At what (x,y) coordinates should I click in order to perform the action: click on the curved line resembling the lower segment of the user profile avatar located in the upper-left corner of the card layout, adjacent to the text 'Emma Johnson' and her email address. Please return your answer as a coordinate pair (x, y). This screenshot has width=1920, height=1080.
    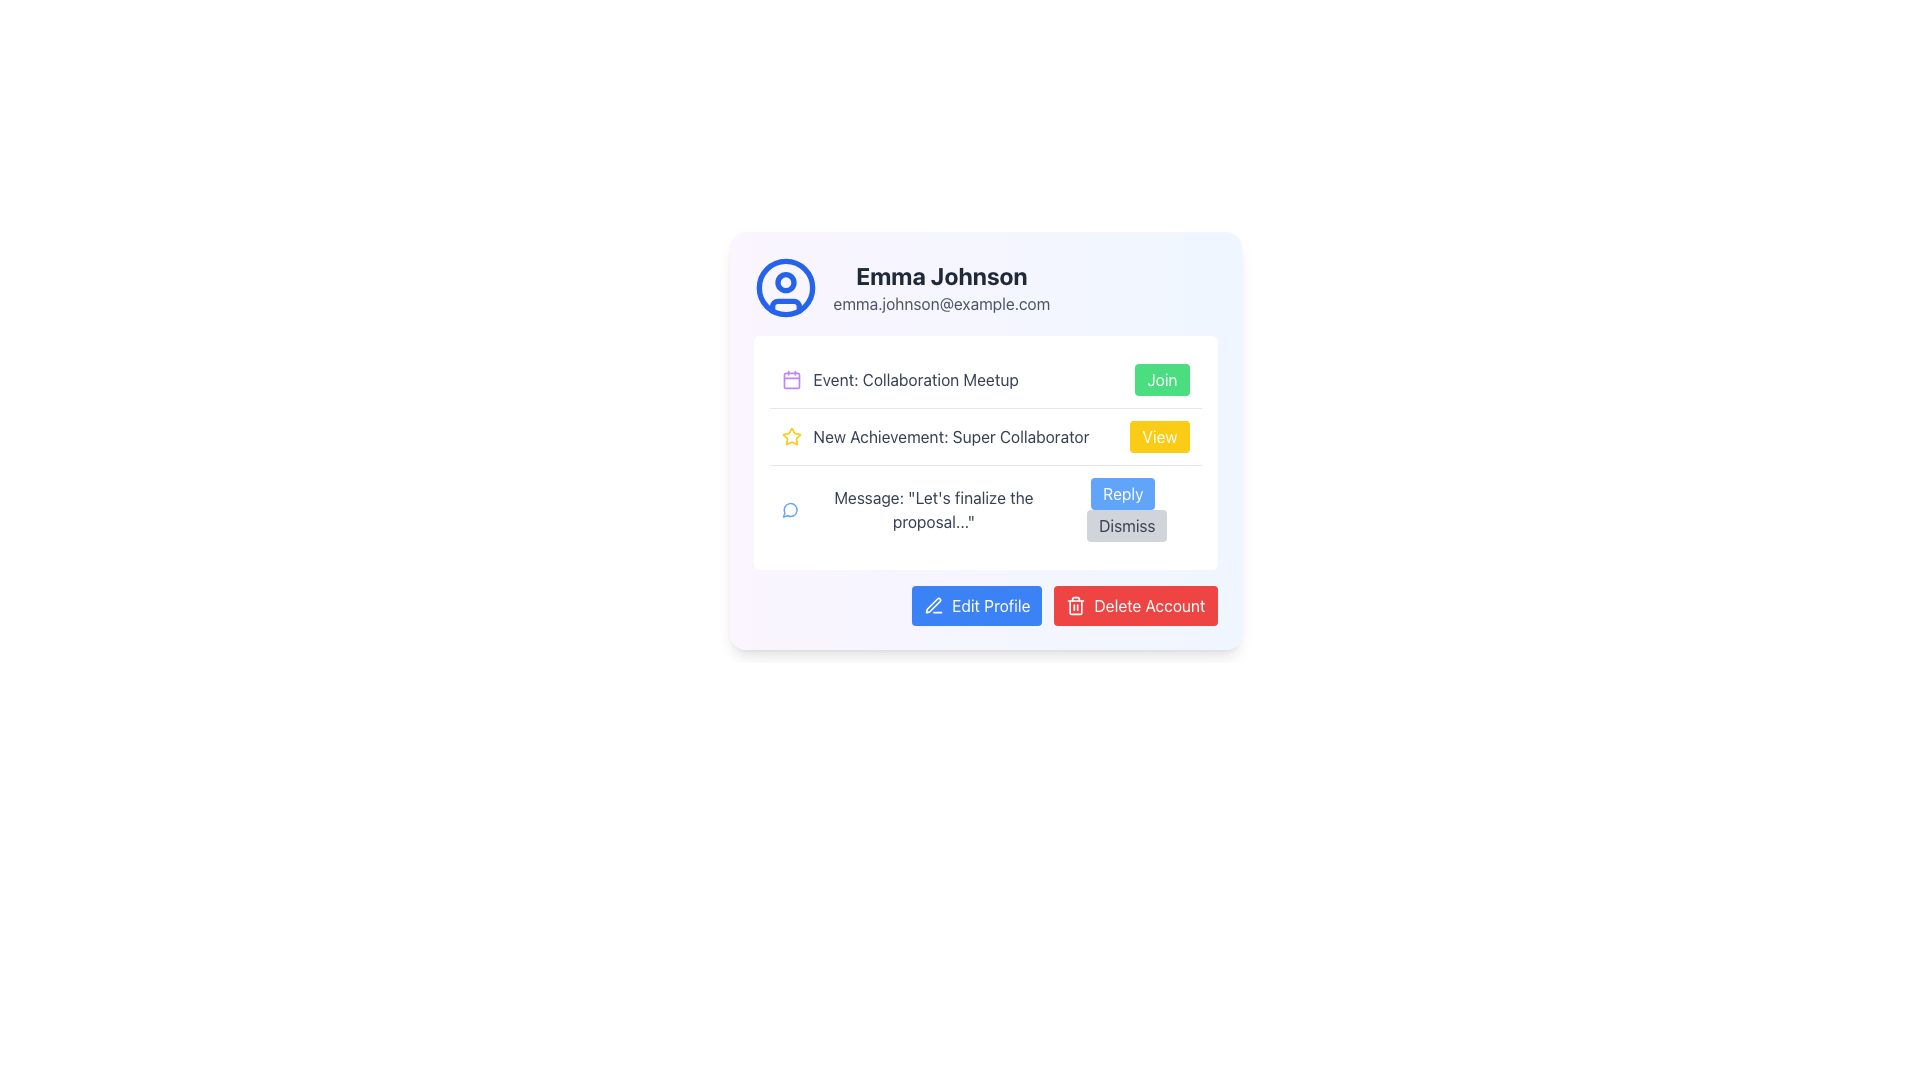
    Looking at the image, I should click on (784, 306).